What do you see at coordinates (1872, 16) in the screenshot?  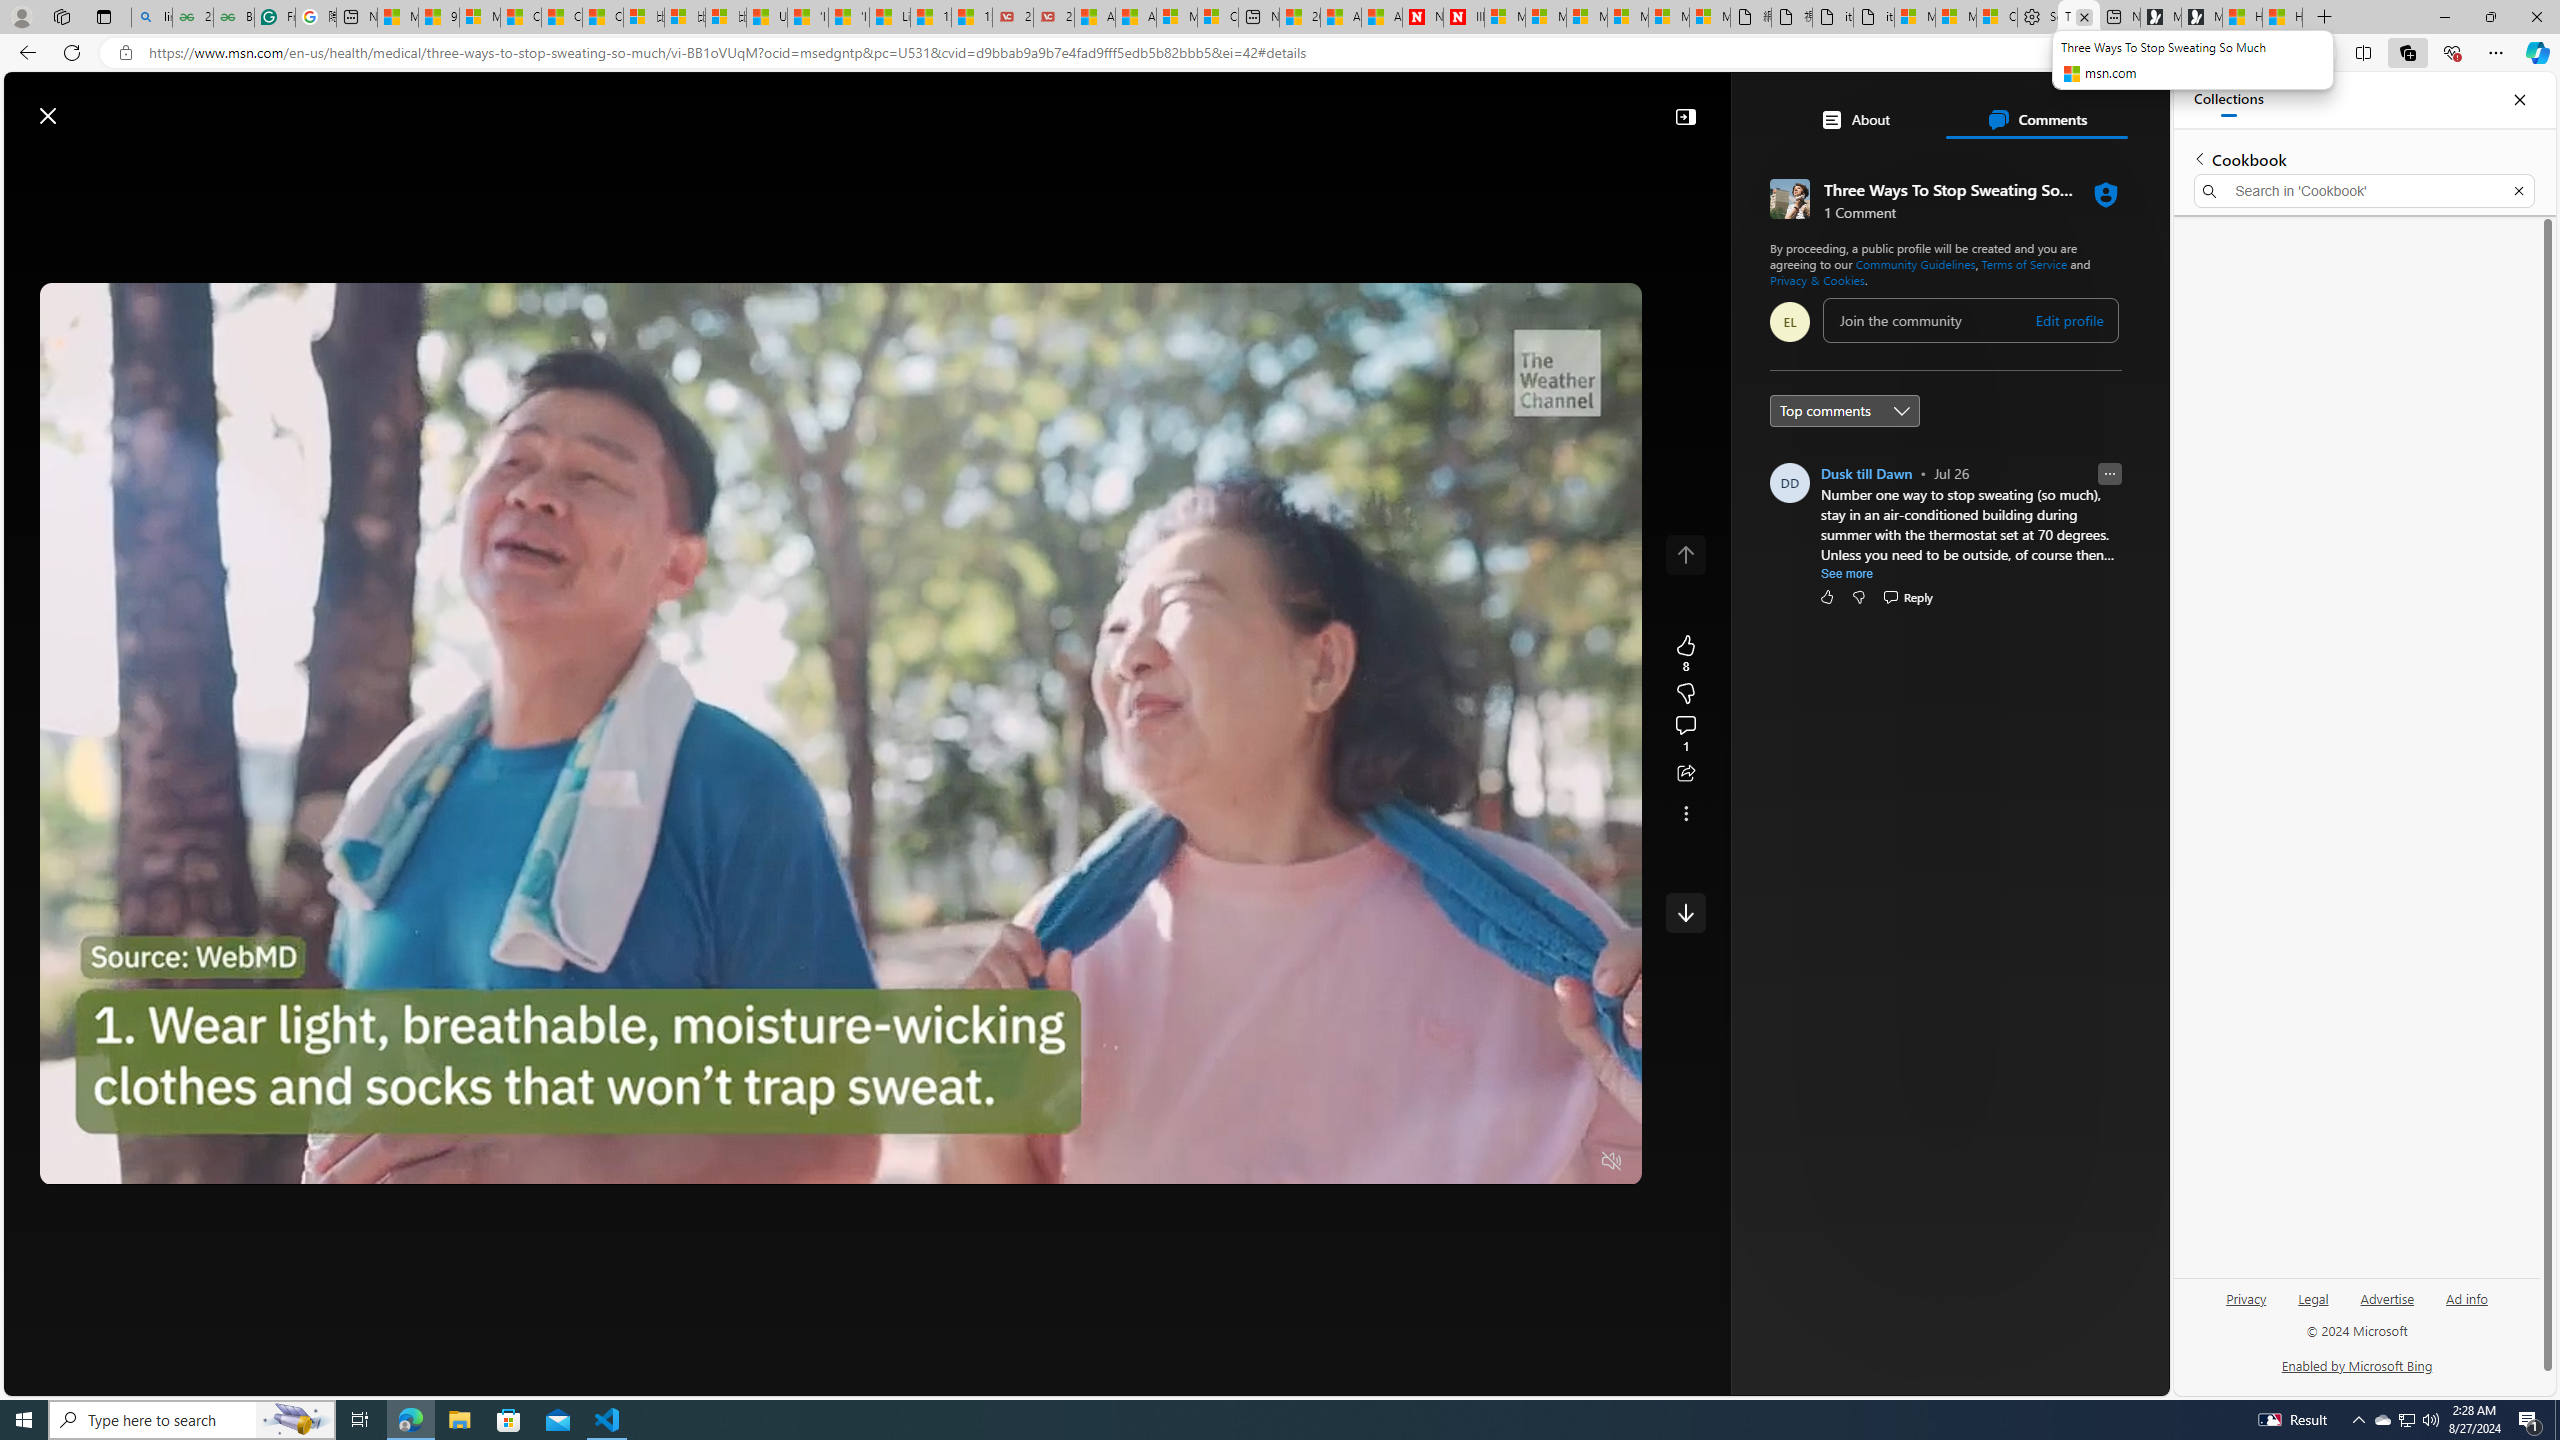 I see `'itconcepthk.com/projector_solutions.mp4'` at bounding box center [1872, 16].